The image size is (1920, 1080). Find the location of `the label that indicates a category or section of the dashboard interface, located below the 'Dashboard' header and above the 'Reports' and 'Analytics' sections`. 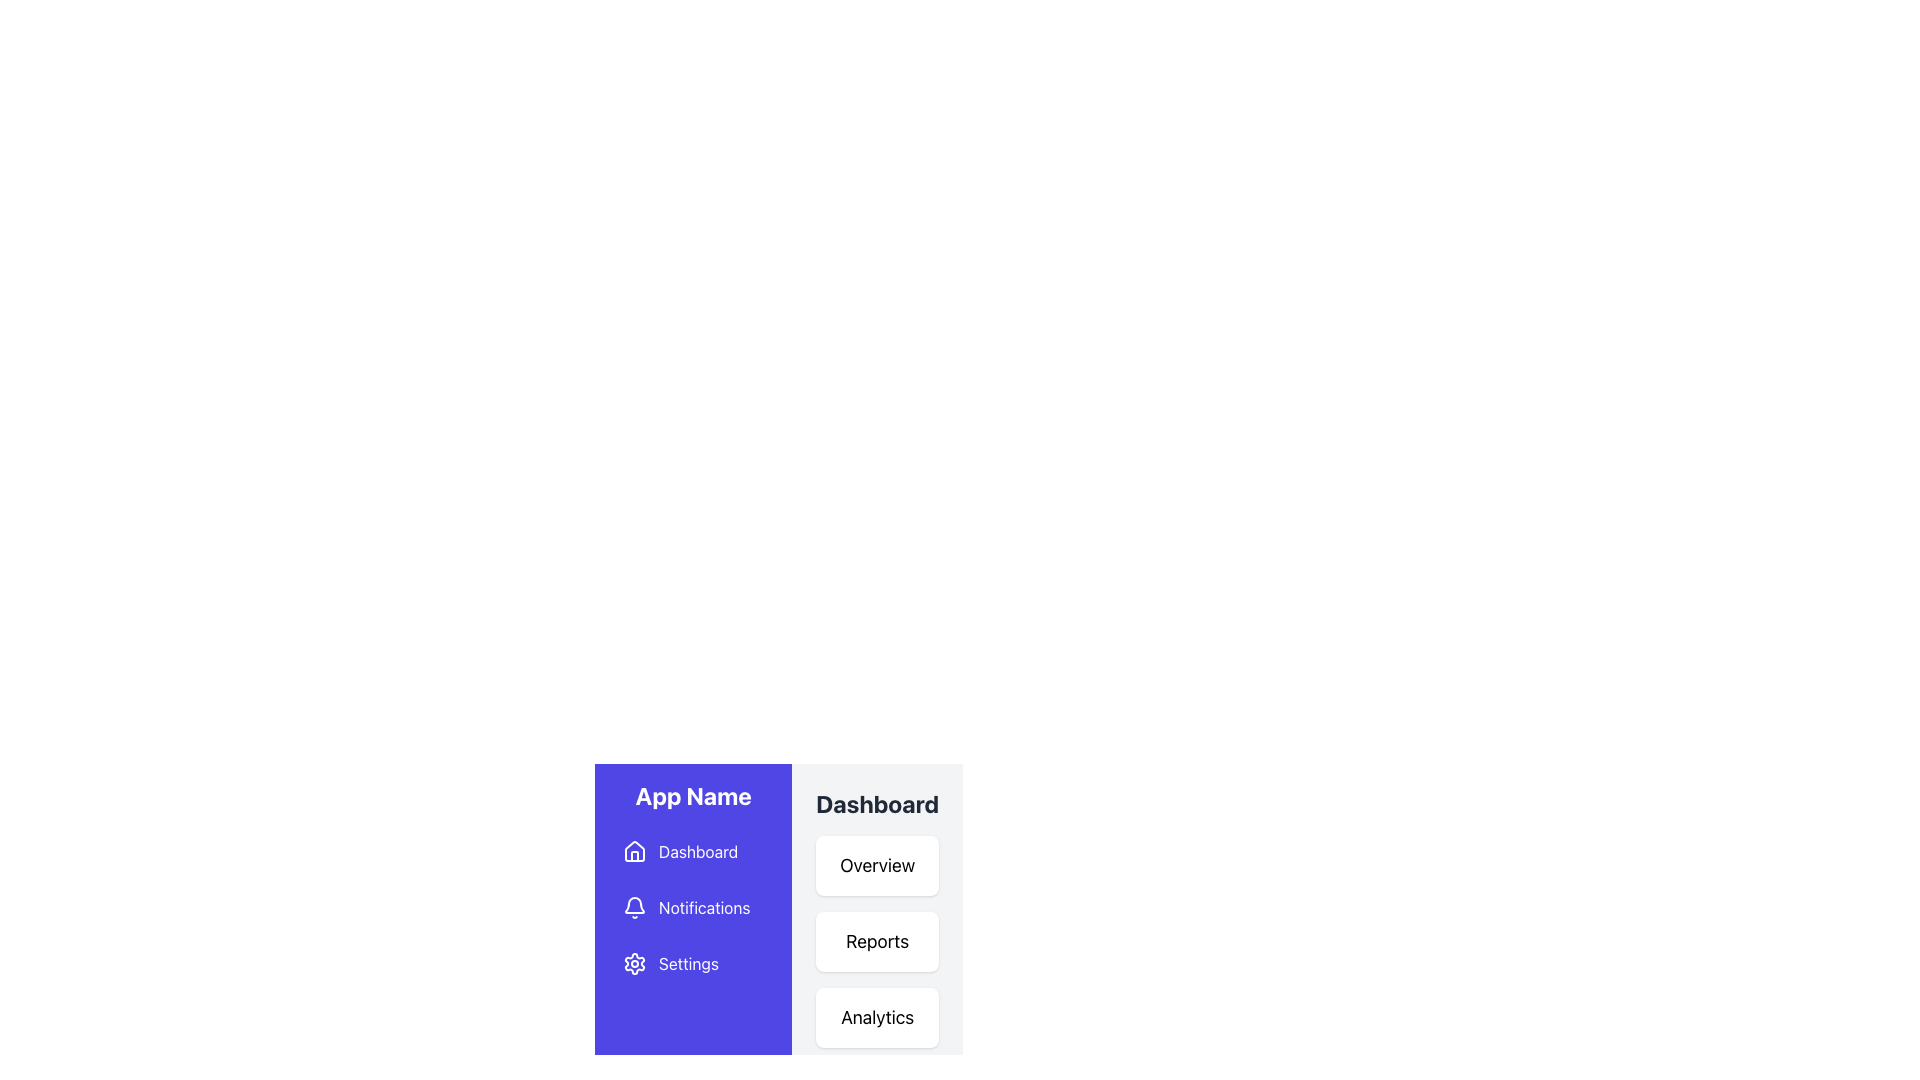

the label that indicates a category or section of the dashboard interface, located below the 'Dashboard' header and above the 'Reports' and 'Analytics' sections is located at coordinates (877, 865).